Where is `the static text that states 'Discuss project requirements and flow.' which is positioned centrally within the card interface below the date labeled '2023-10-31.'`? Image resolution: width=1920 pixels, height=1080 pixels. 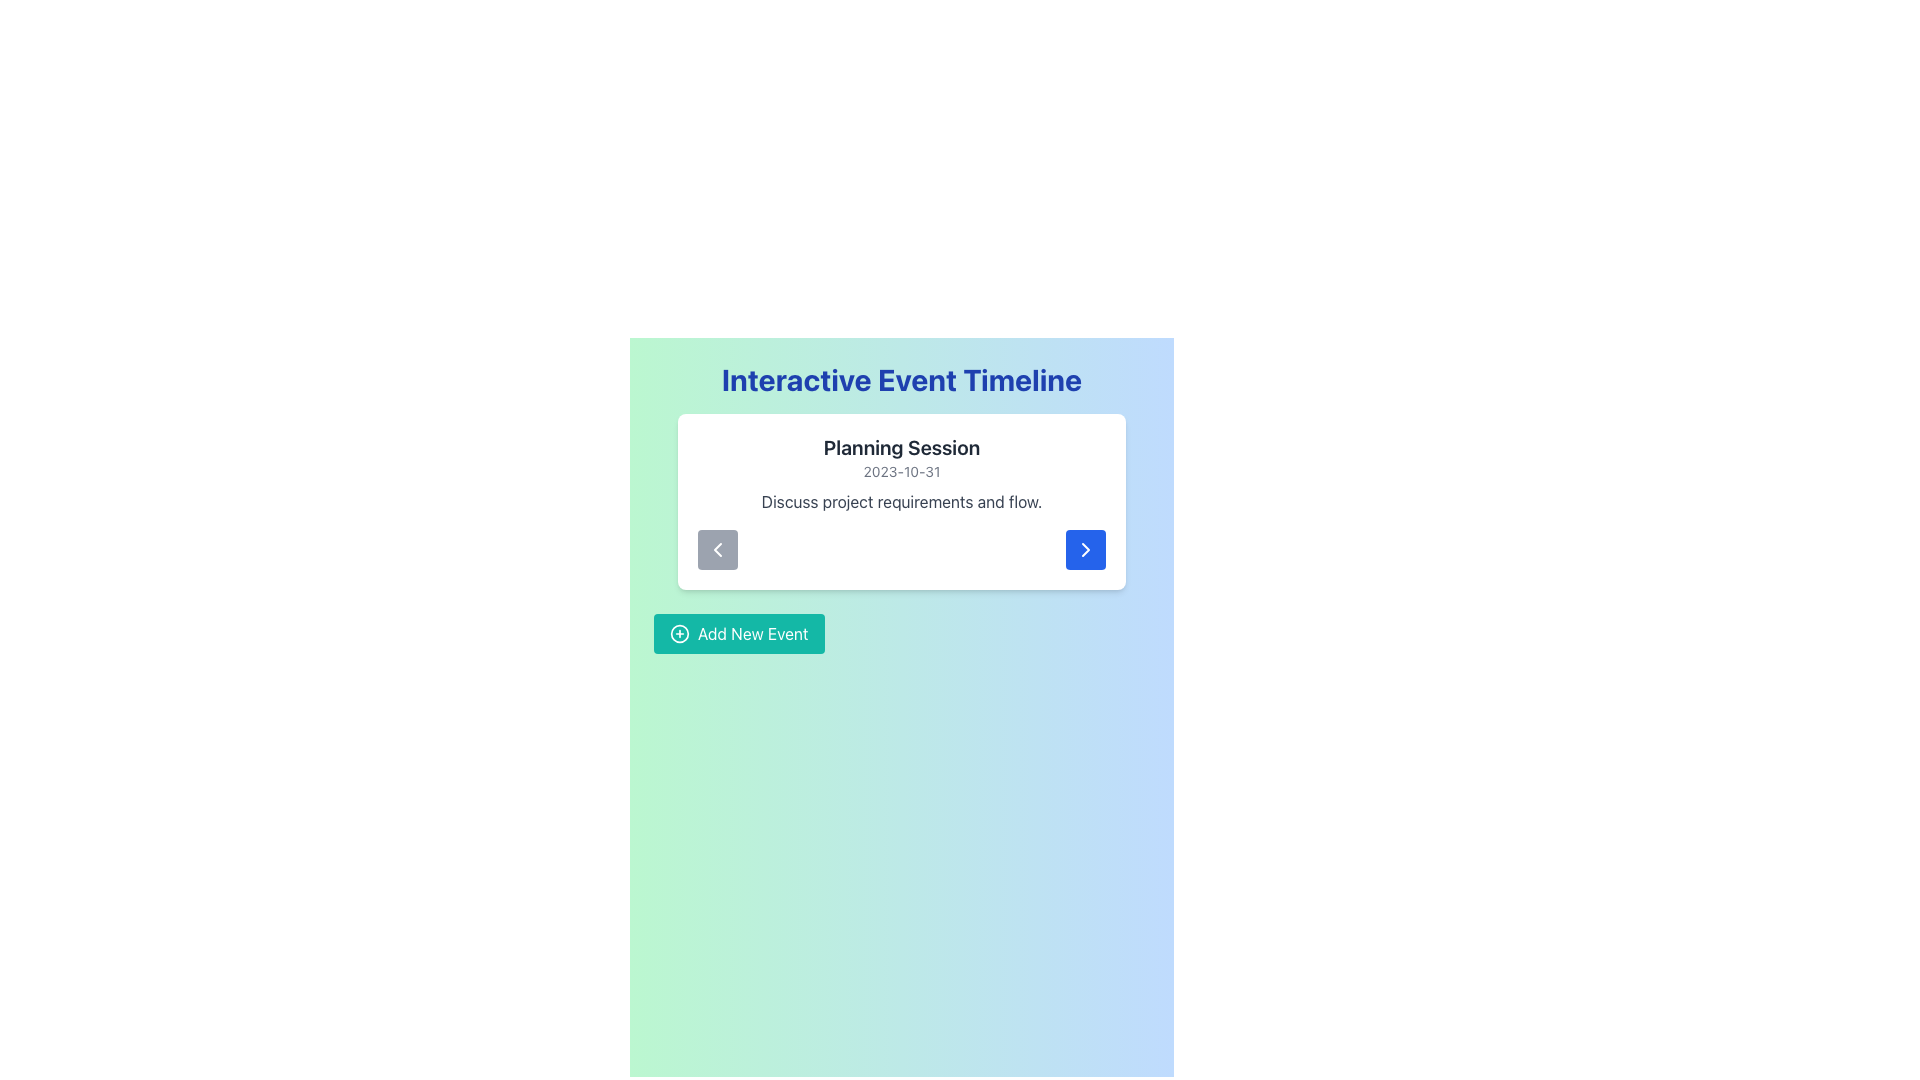 the static text that states 'Discuss project requirements and flow.' which is positioned centrally within the card interface below the date labeled '2023-10-31.' is located at coordinates (901, 500).